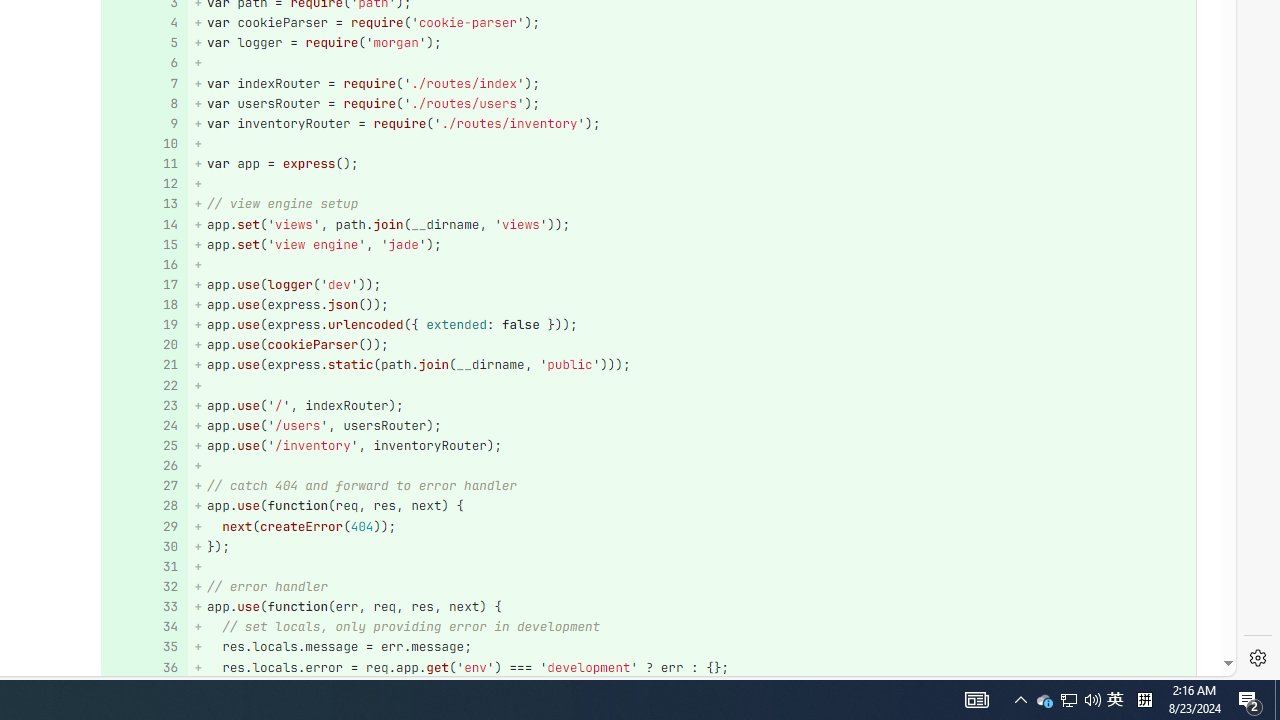  I want to click on 'Add a comment to this line 26', so click(143, 466).